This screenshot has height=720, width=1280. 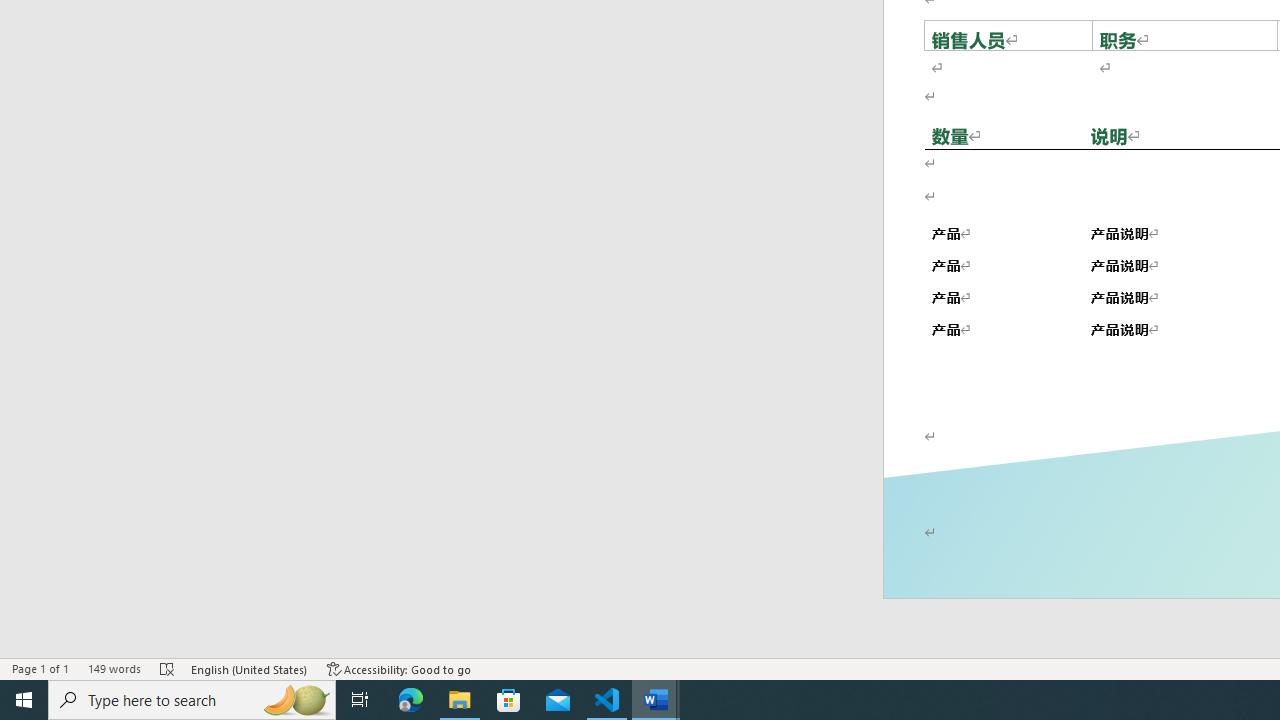 What do you see at coordinates (399, 669) in the screenshot?
I see `'Accessibility Checker Accessibility: Good to go'` at bounding box center [399, 669].